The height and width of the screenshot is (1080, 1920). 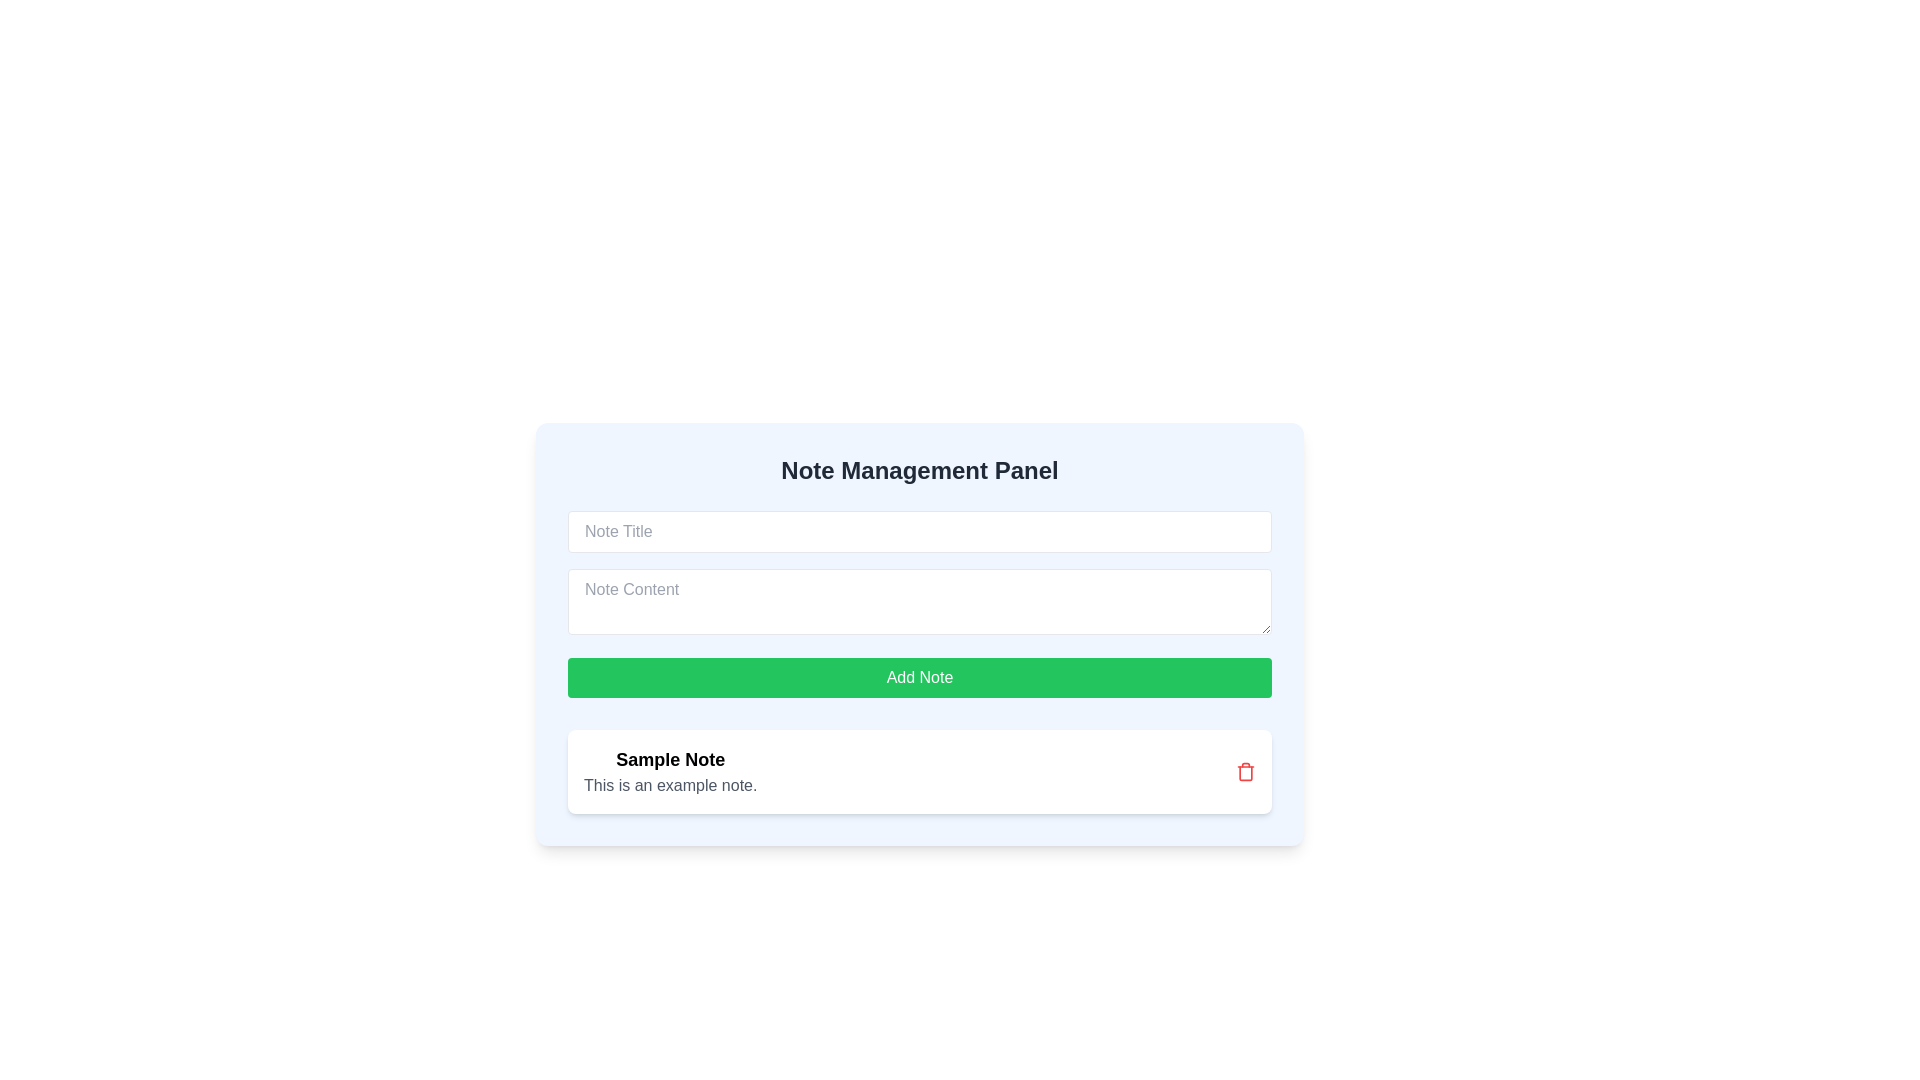 What do you see at coordinates (670, 759) in the screenshot?
I see `bold, large-font text displaying 'Sample Note' located at the center of the text element near the bottom of the main content area` at bounding box center [670, 759].